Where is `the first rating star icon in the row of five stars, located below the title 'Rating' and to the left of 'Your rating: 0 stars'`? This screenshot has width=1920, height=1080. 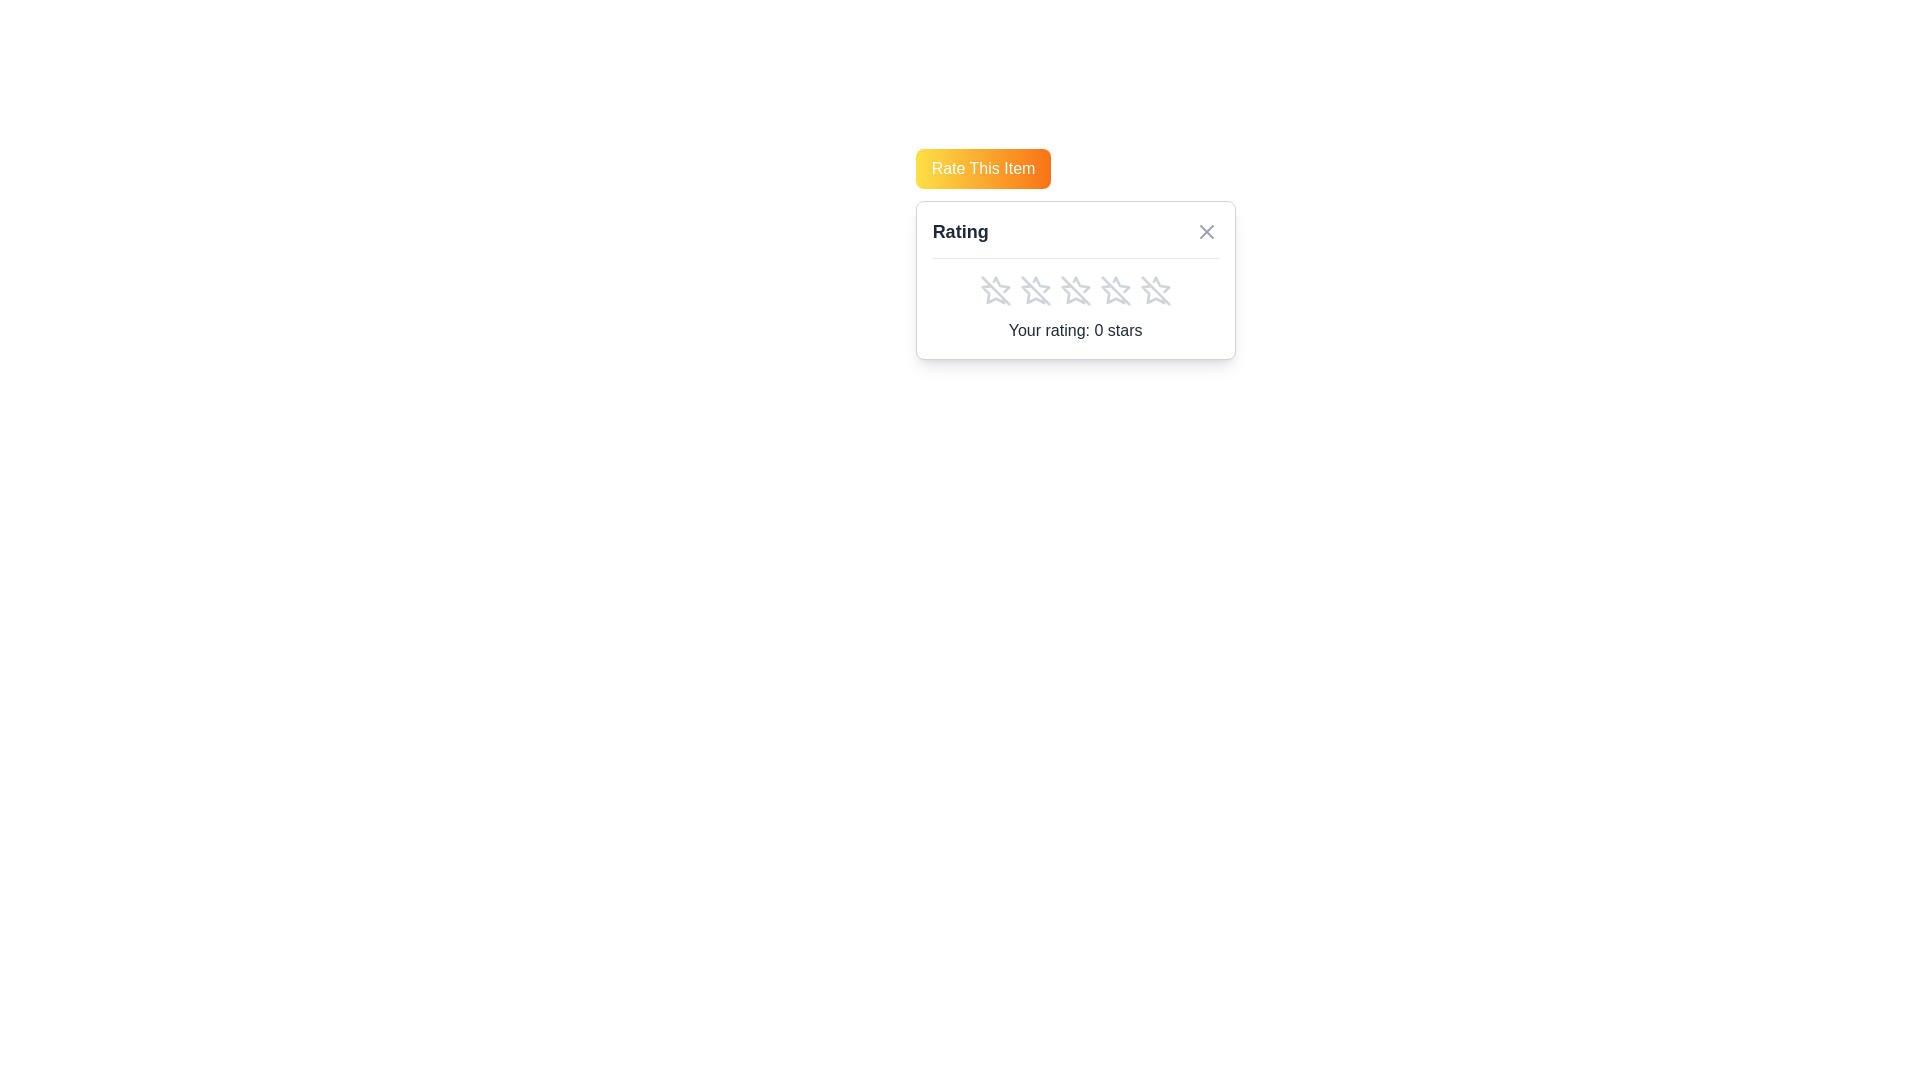 the first rating star icon in the row of five stars, located below the title 'Rating' and to the left of 'Your rating: 0 stars' is located at coordinates (995, 290).